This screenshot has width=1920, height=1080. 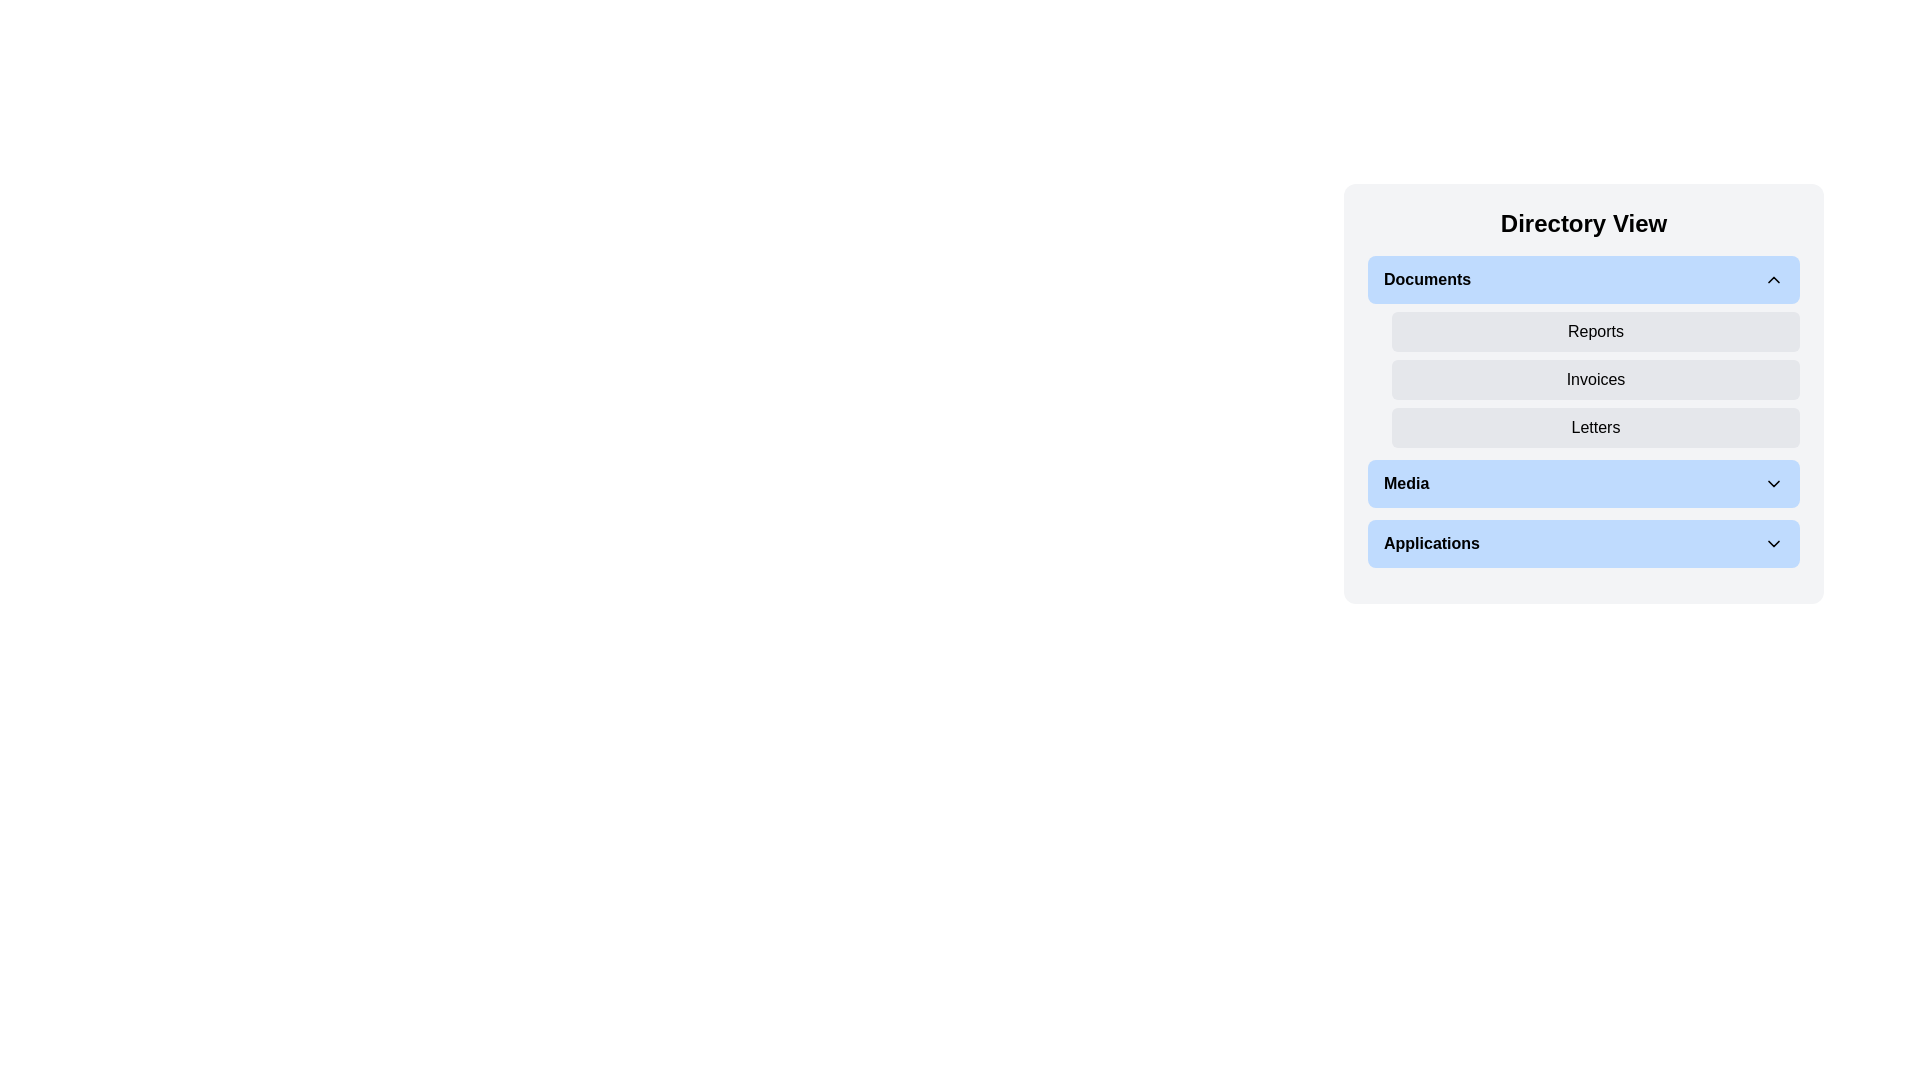 I want to click on the small black chevron-shaped icon pointing upwards located on the far right side of the 'Documents' blue banner in the 'Directory View' panel, so click(x=1774, y=280).